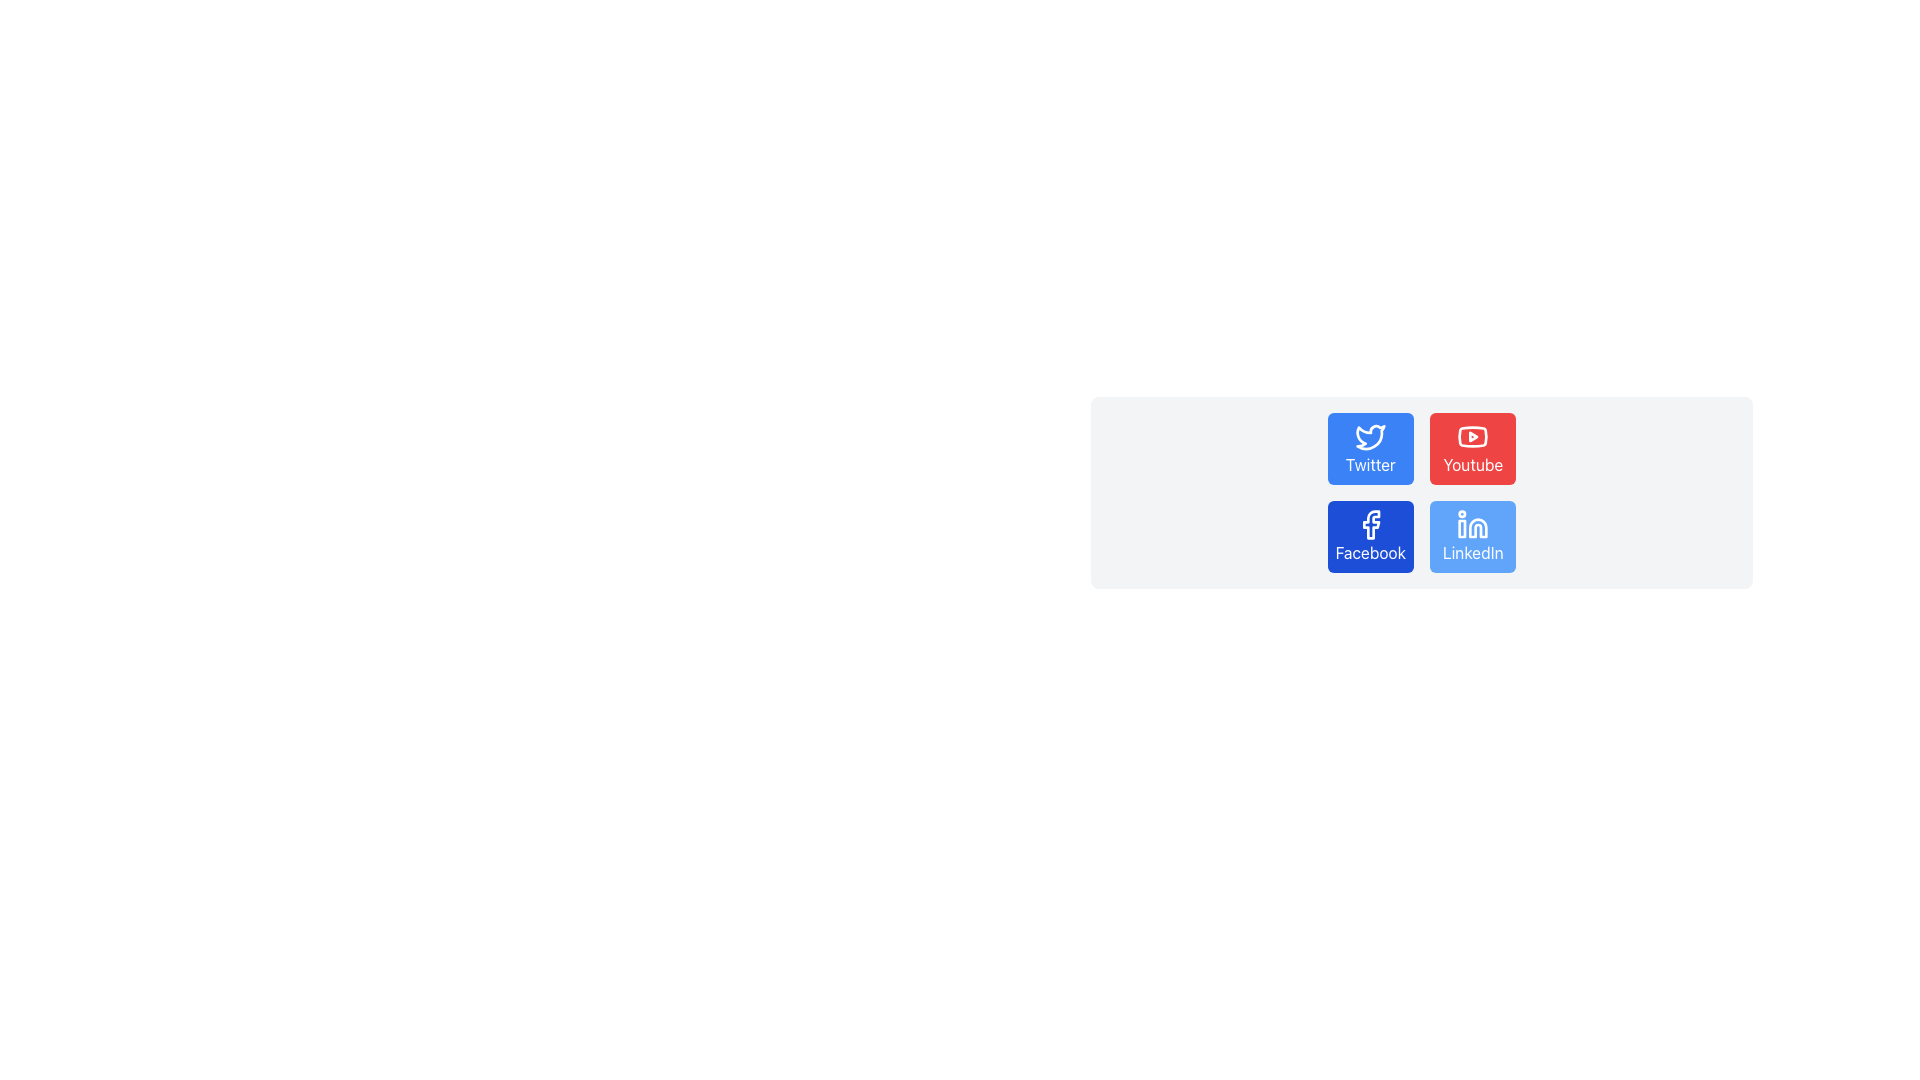 Image resolution: width=1920 pixels, height=1080 pixels. What do you see at coordinates (1369, 523) in the screenshot?
I see `the blue Facebook icon shaped like the letter 'f'` at bounding box center [1369, 523].